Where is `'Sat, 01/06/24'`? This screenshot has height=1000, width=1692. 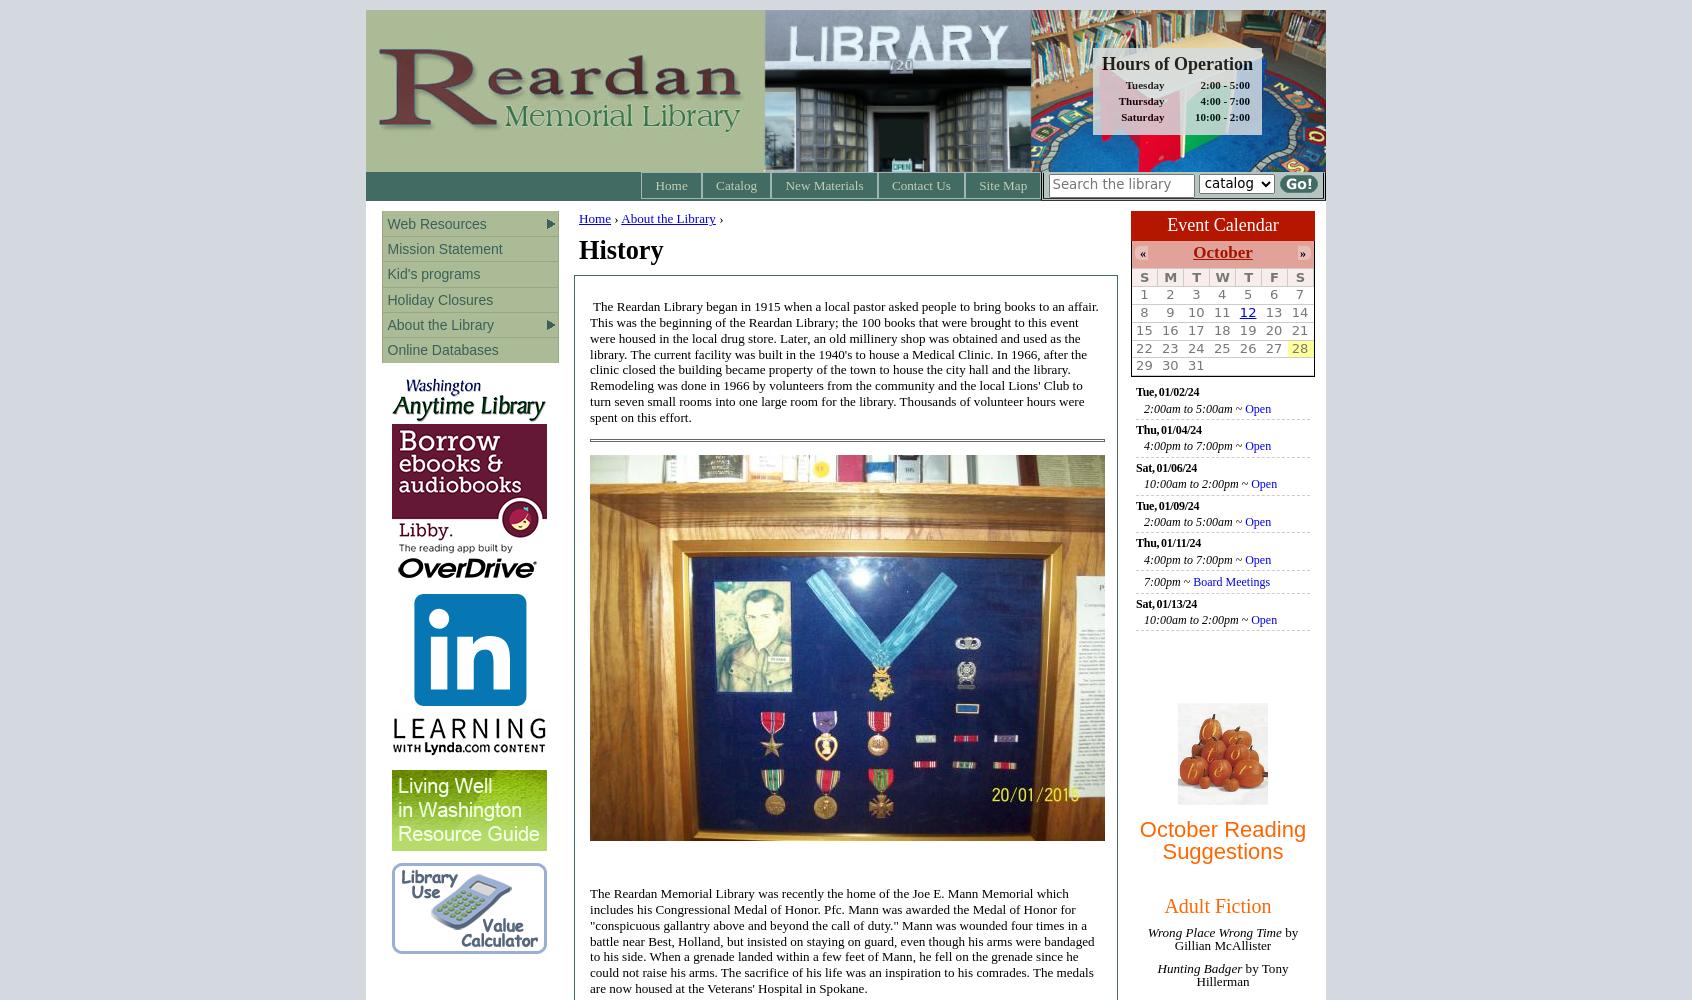
'Sat, 01/06/24' is located at coordinates (1165, 466).